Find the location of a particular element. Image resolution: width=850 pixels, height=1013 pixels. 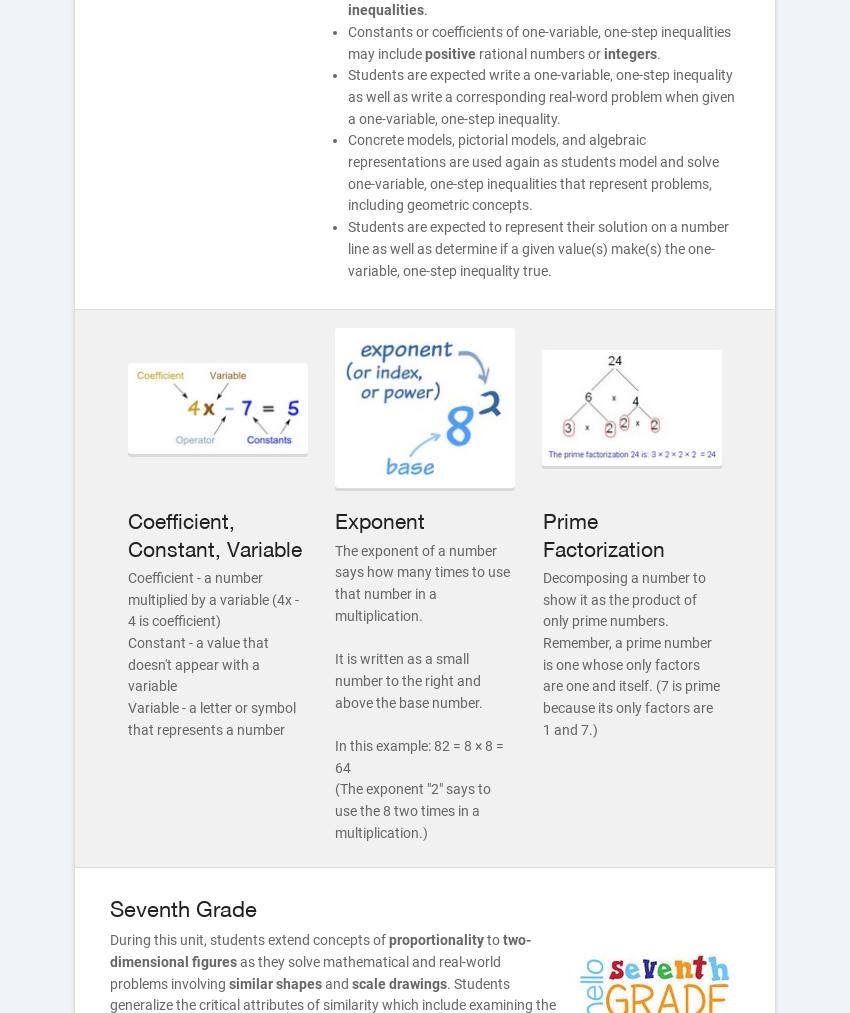

'drawings' is located at coordinates (418, 983).